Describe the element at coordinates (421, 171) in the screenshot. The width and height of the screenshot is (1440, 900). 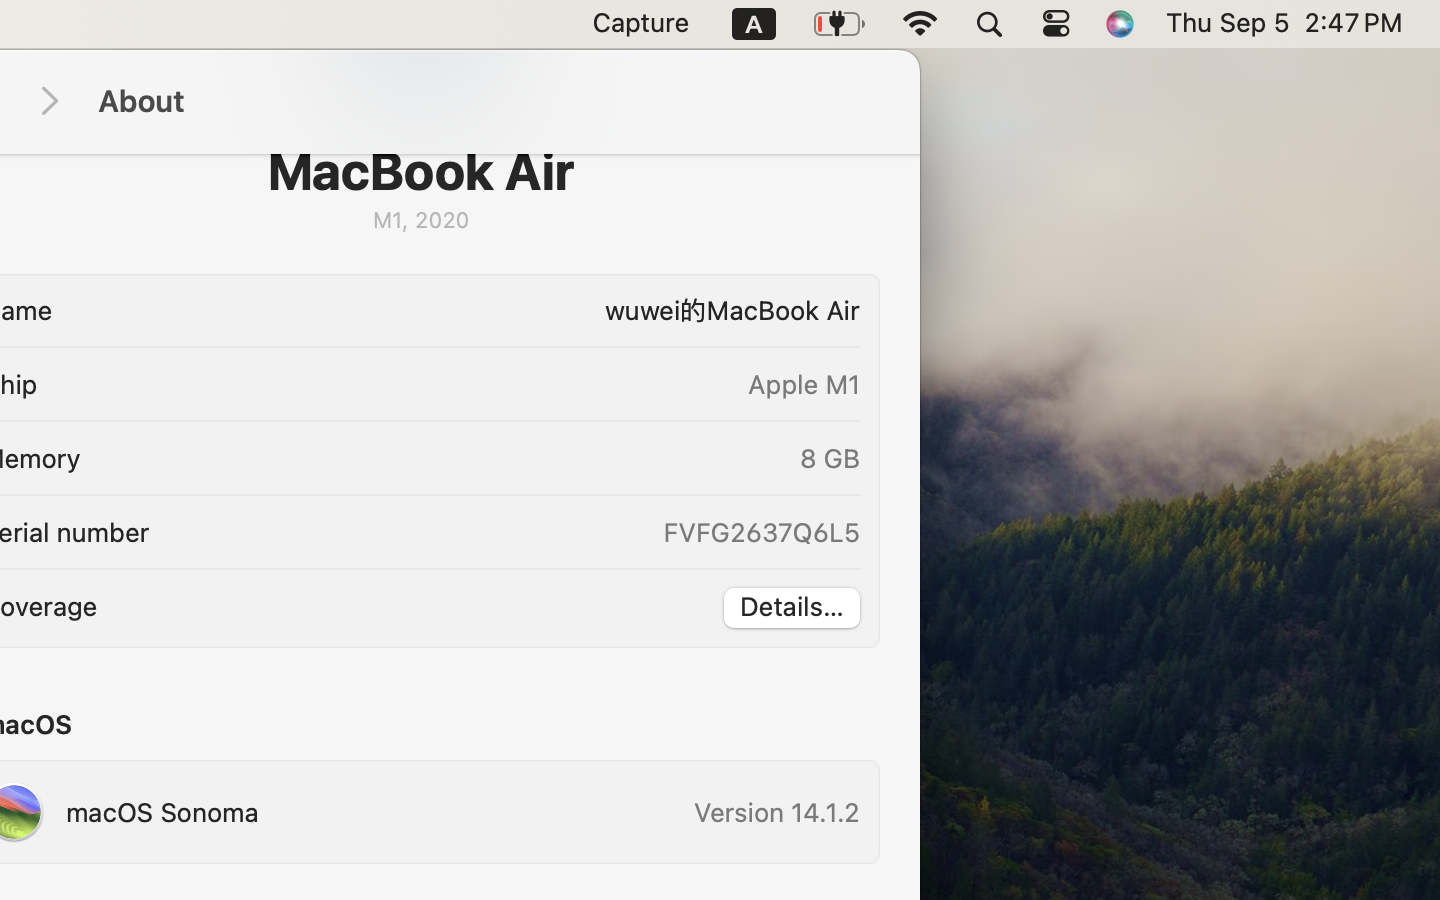
I see `'MacBook Air'` at that location.